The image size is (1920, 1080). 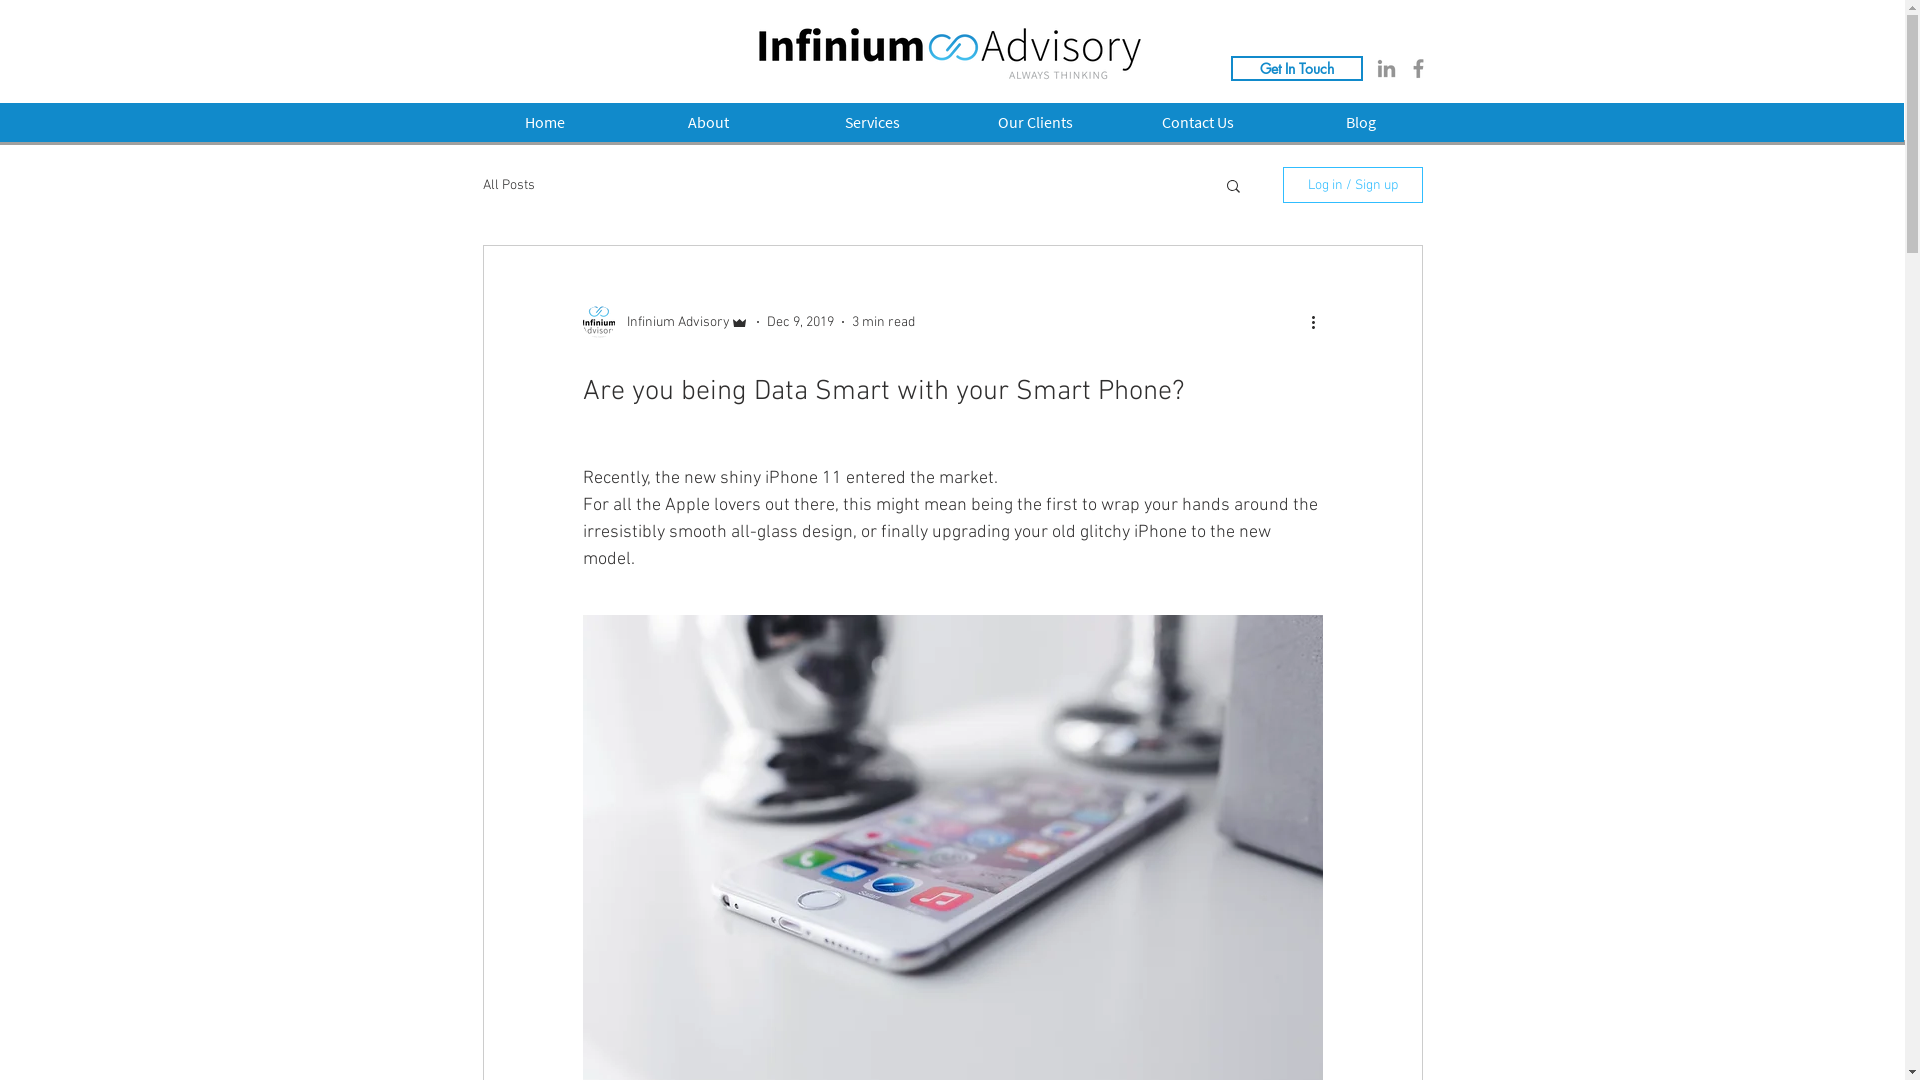 I want to click on 'Our Clients', so click(x=1035, y=122).